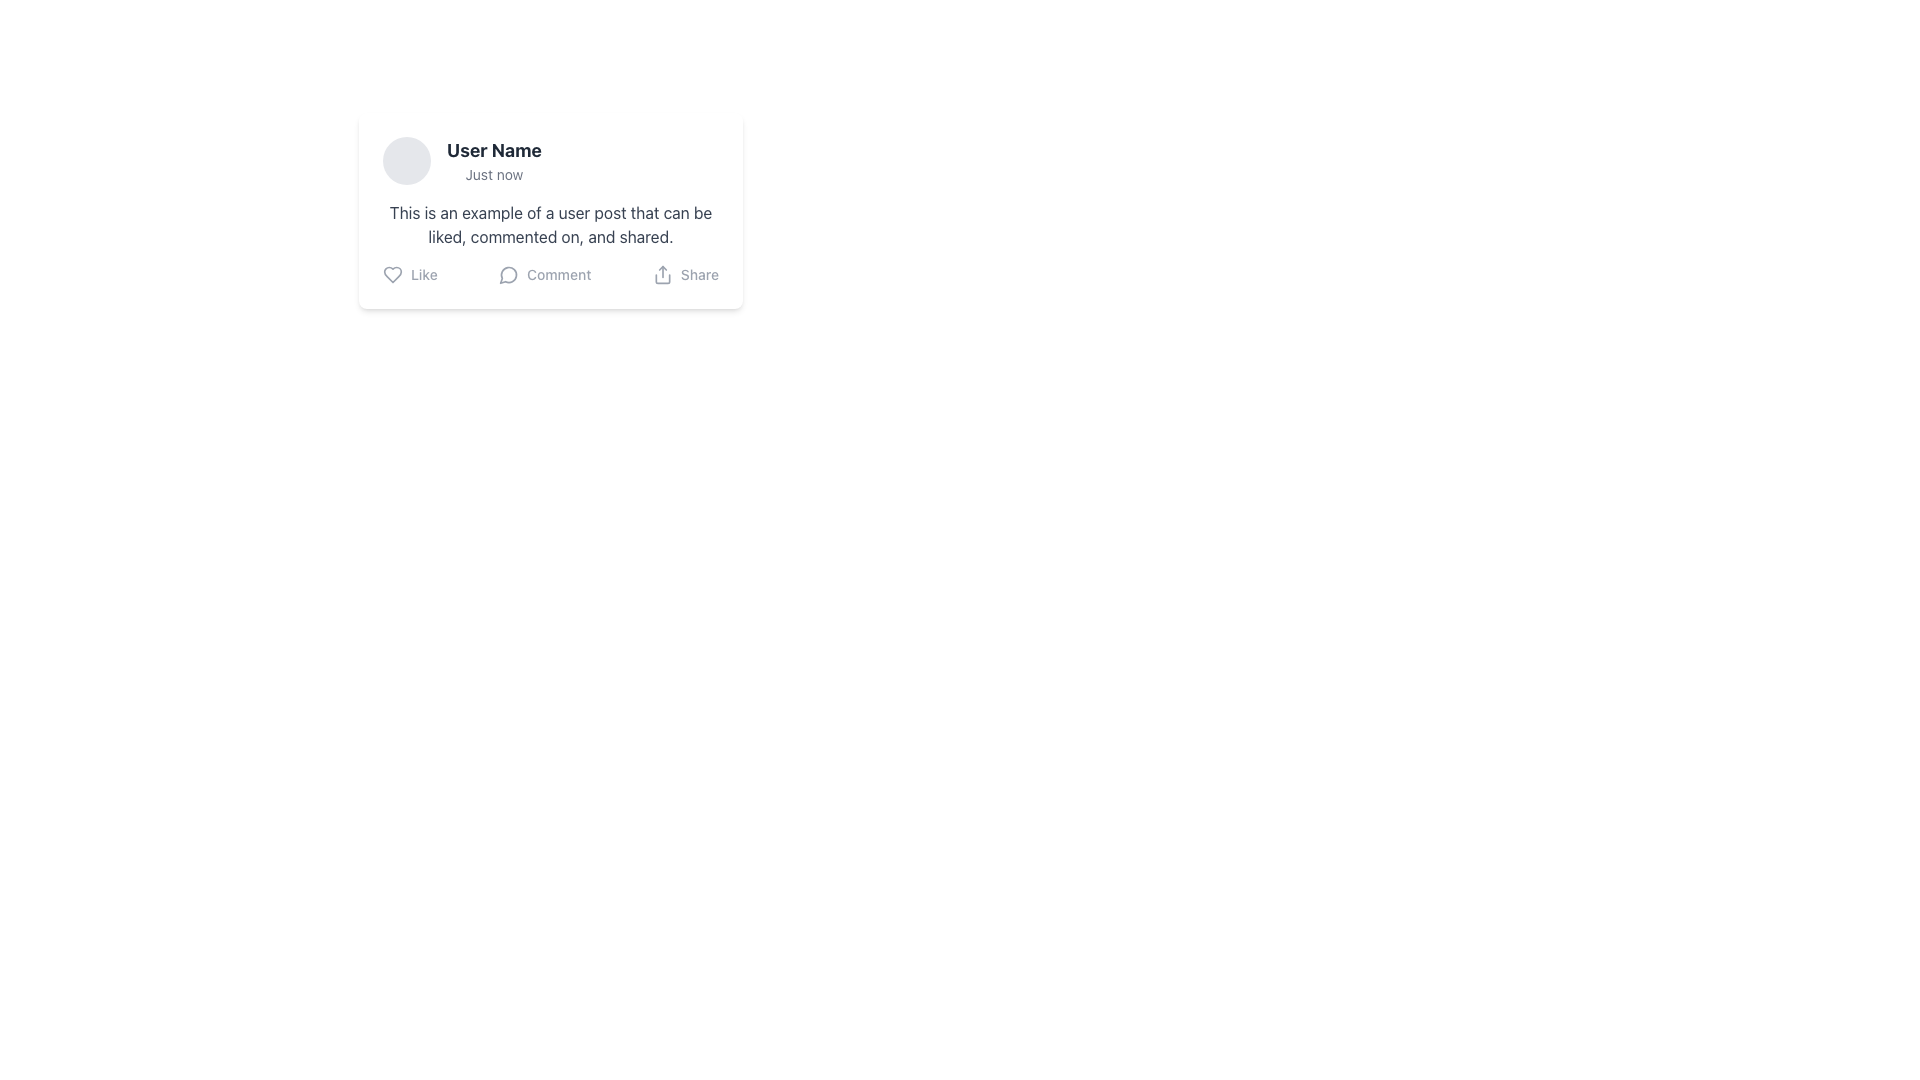 The height and width of the screenshot is (1080, 1920). Describe the element at coordinates (551, 224) in the screenshot. I see `the static text block that presents the main content of the user post to focus on the post` at that location.